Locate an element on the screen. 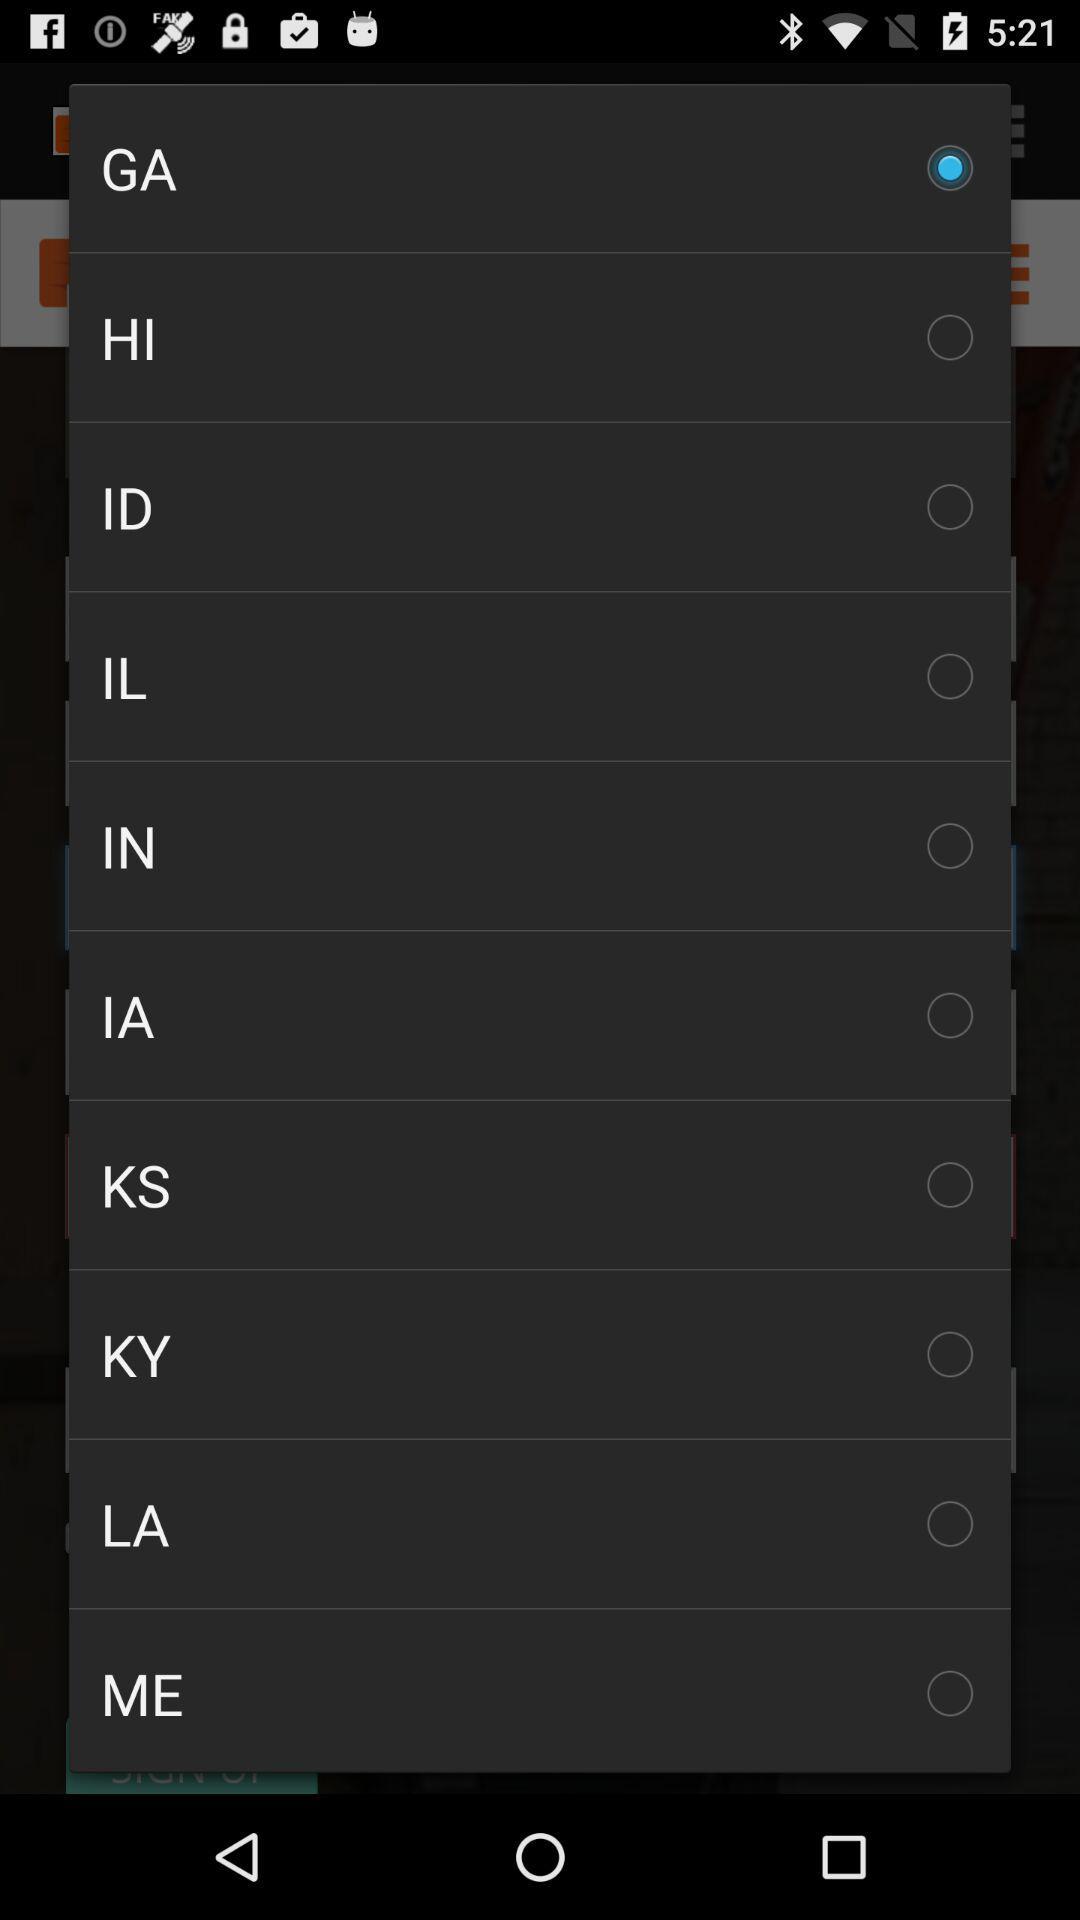 This screenshot has width=1080, height=1920. checkbox above the in checkbox is located at coordinates (540, 676).